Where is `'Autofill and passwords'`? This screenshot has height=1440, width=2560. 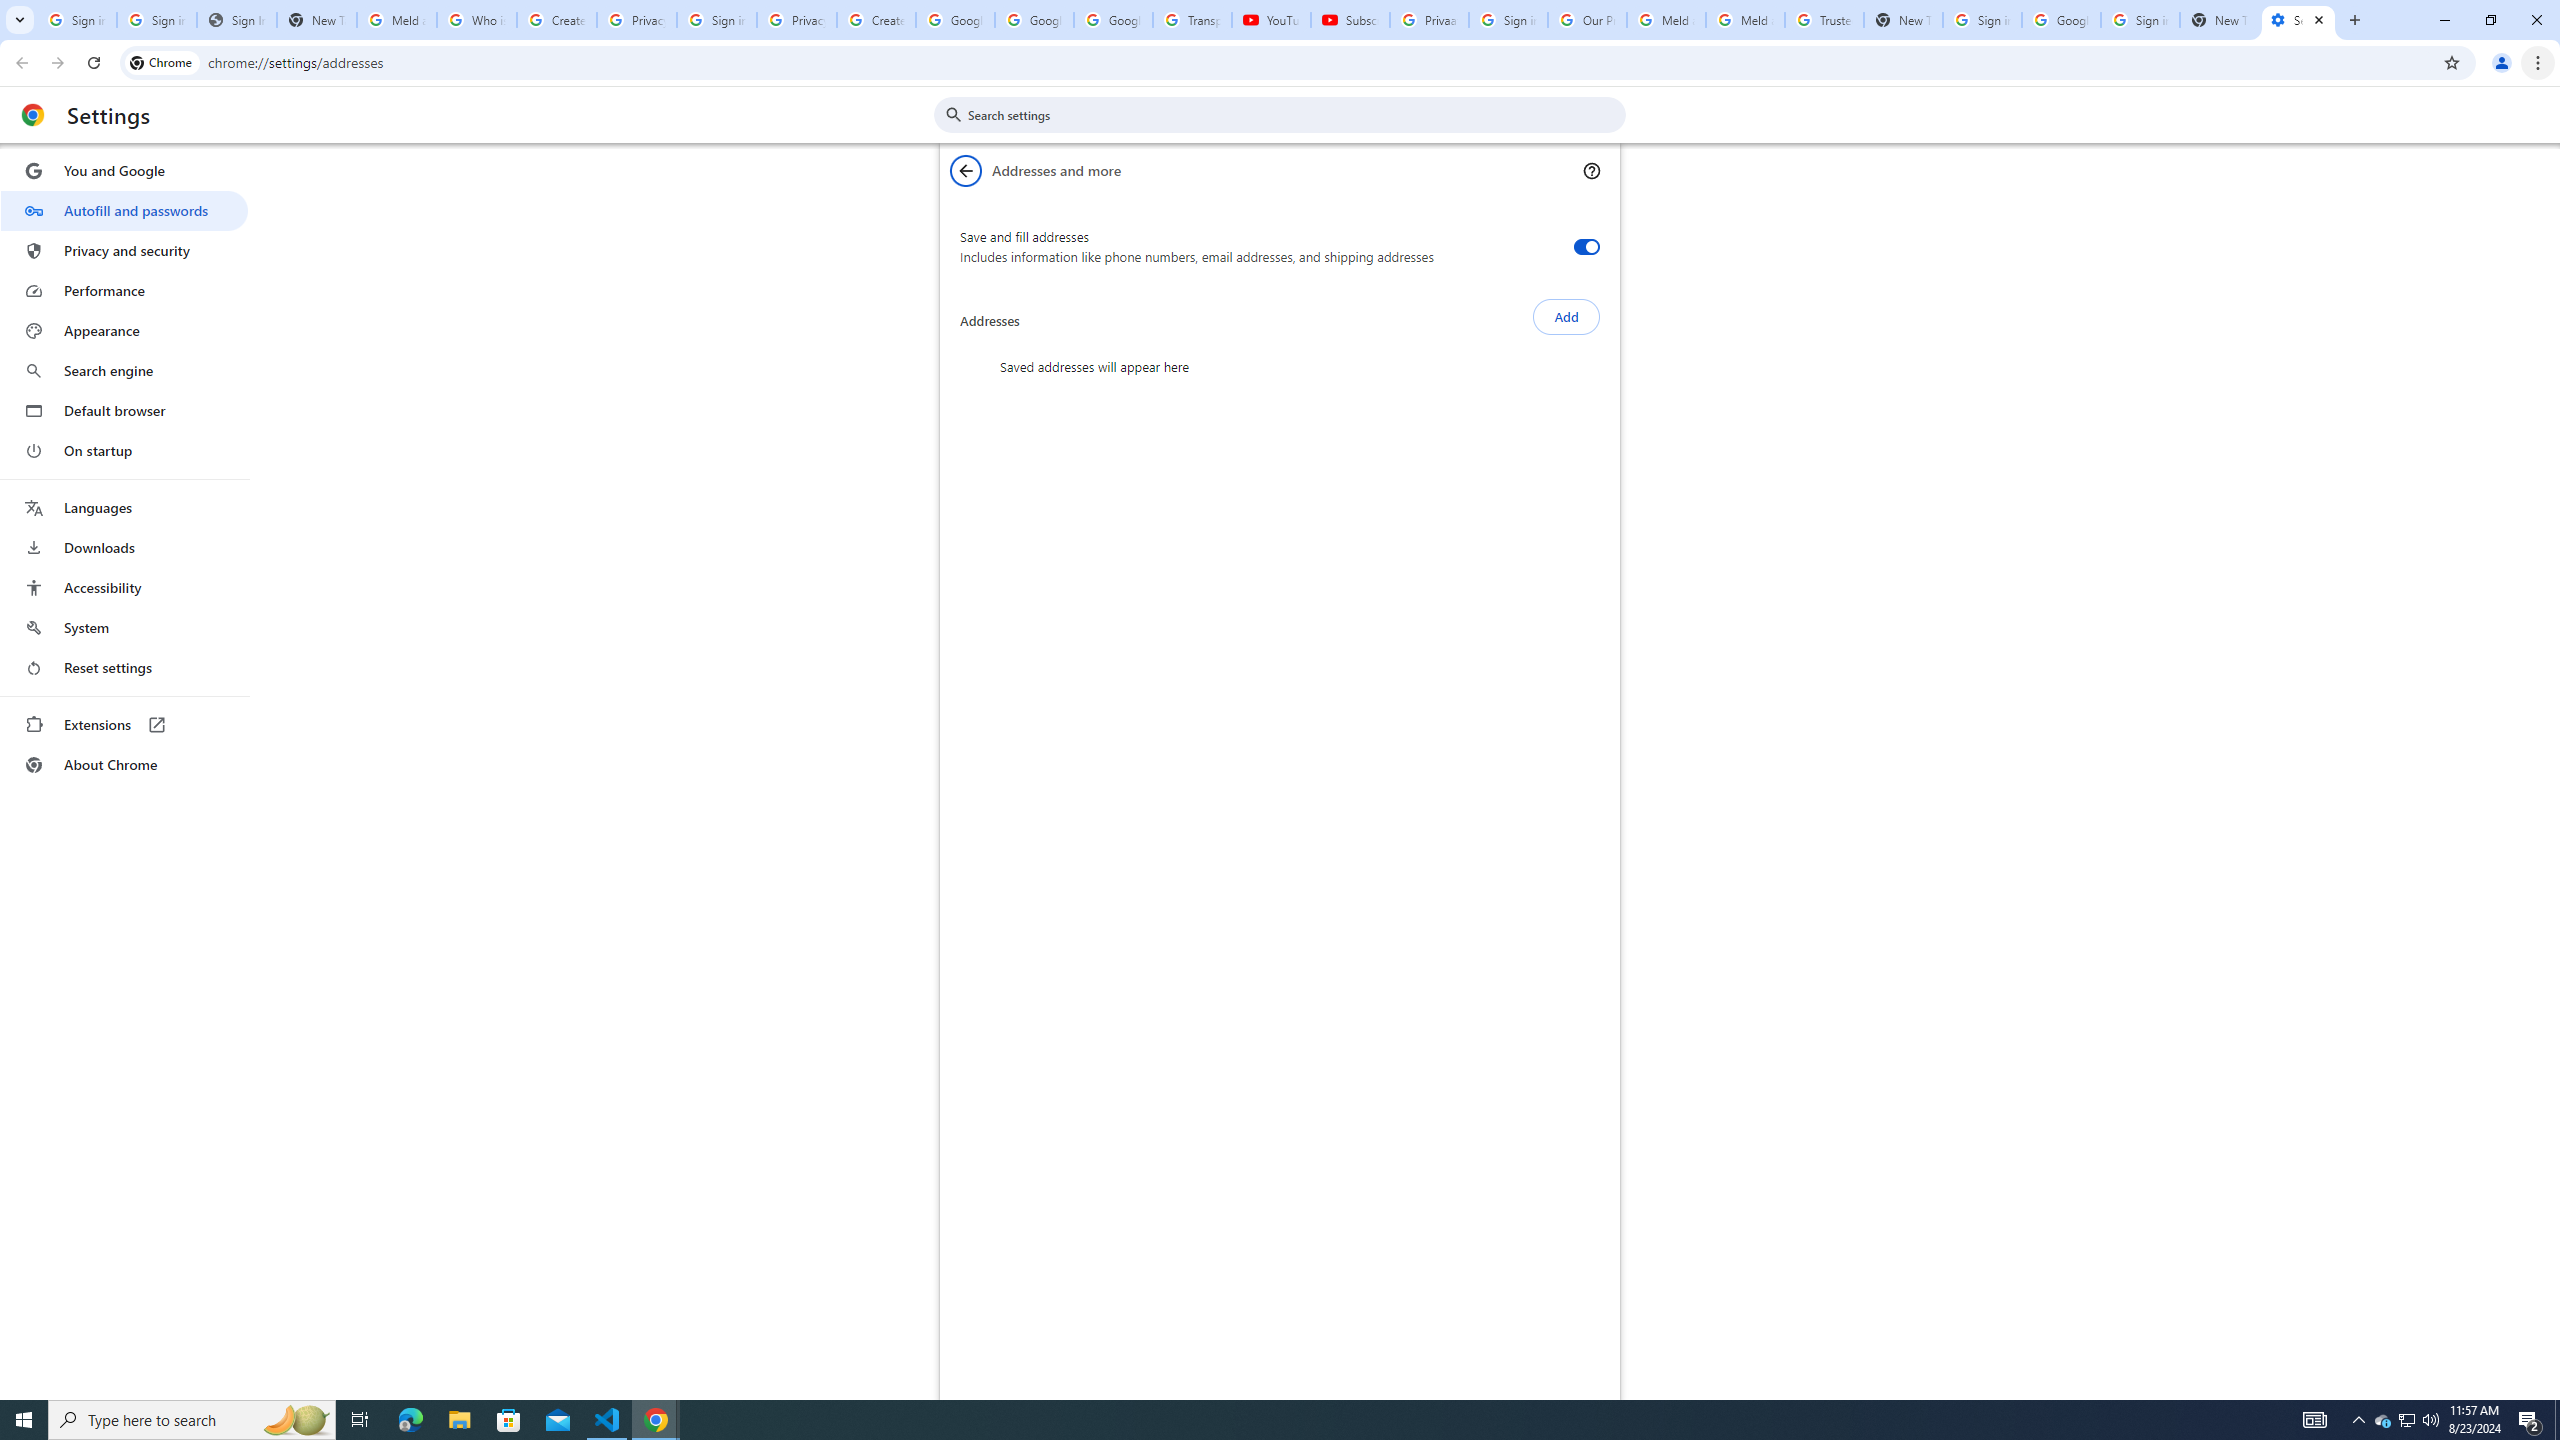 'Autofill and passwords' is located at coordinates (123, 210).